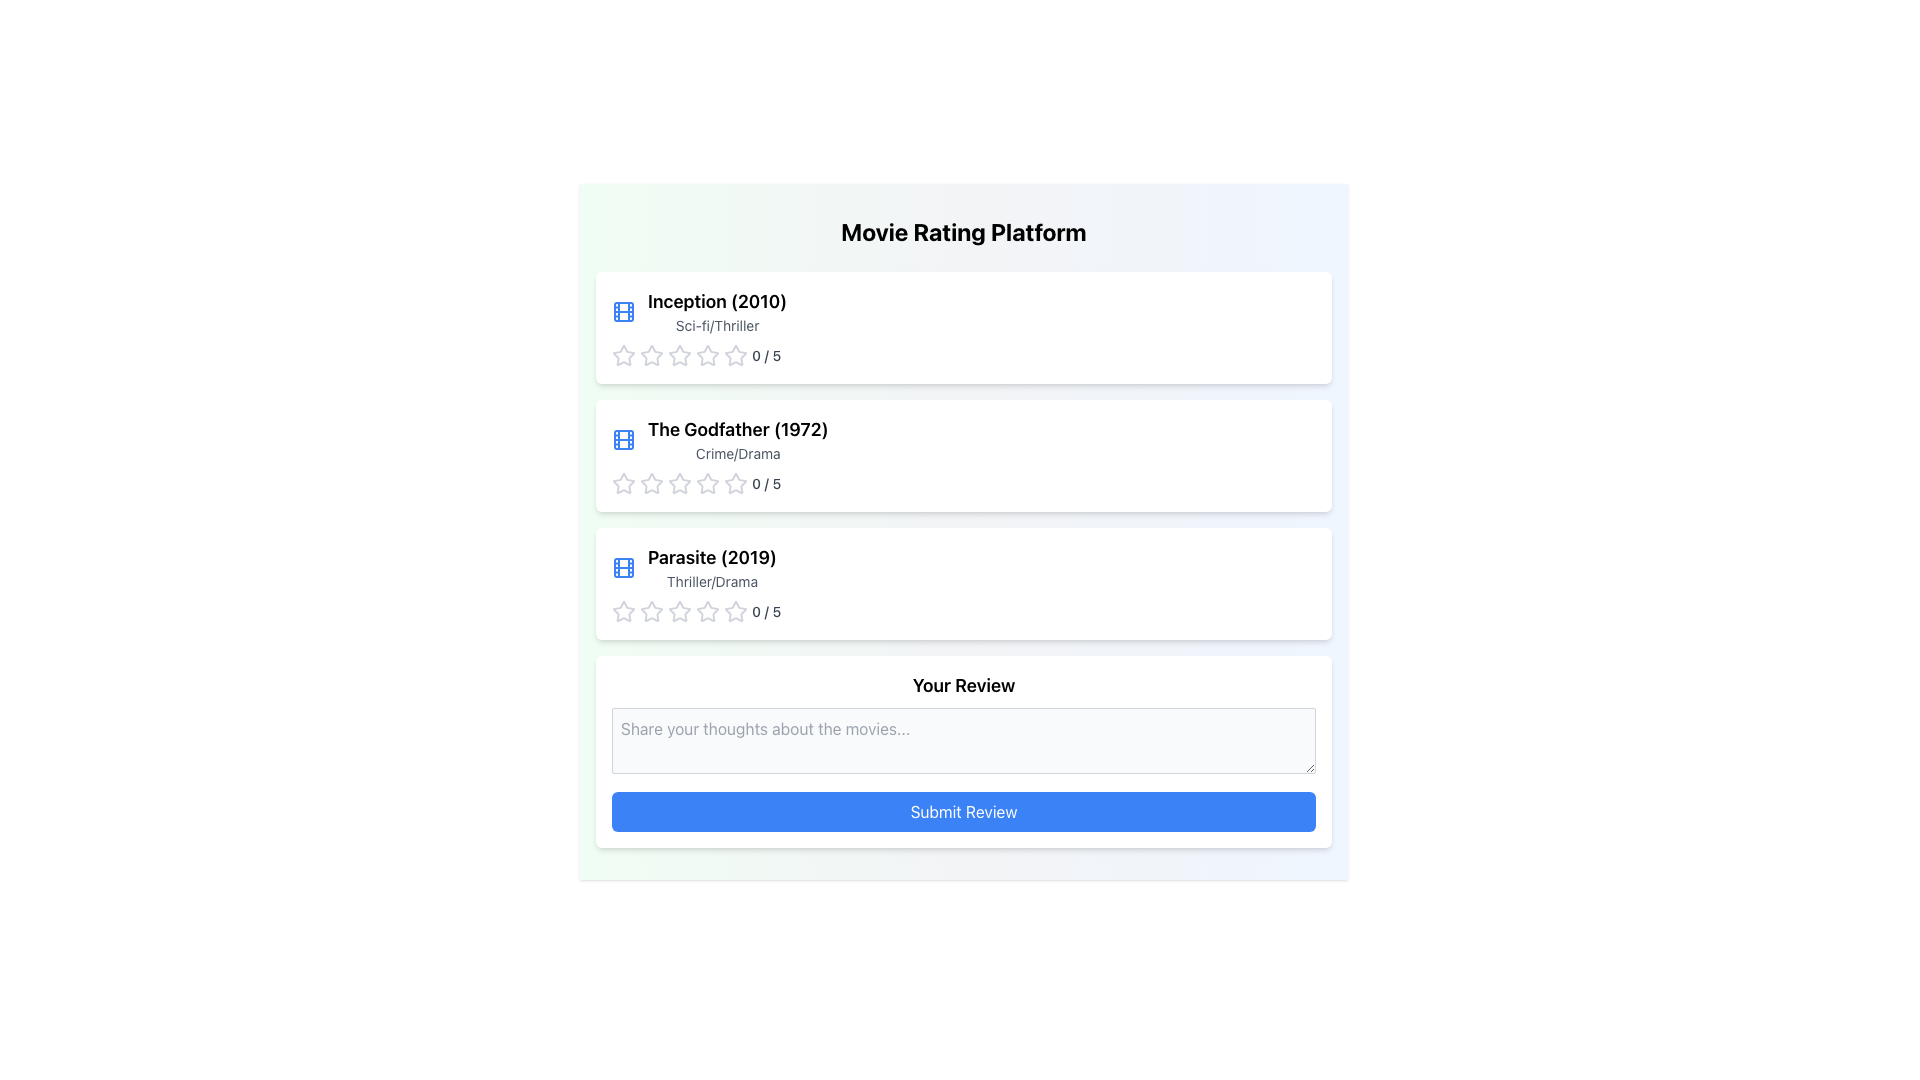 This screenshot has height=1080, width=1920. Describe the element at coordinates (623, 354) in the screenshot. I see `the first gray, unfilled star icon in the rating row for the movie 'Inception (2010)' to rate it` at that location.